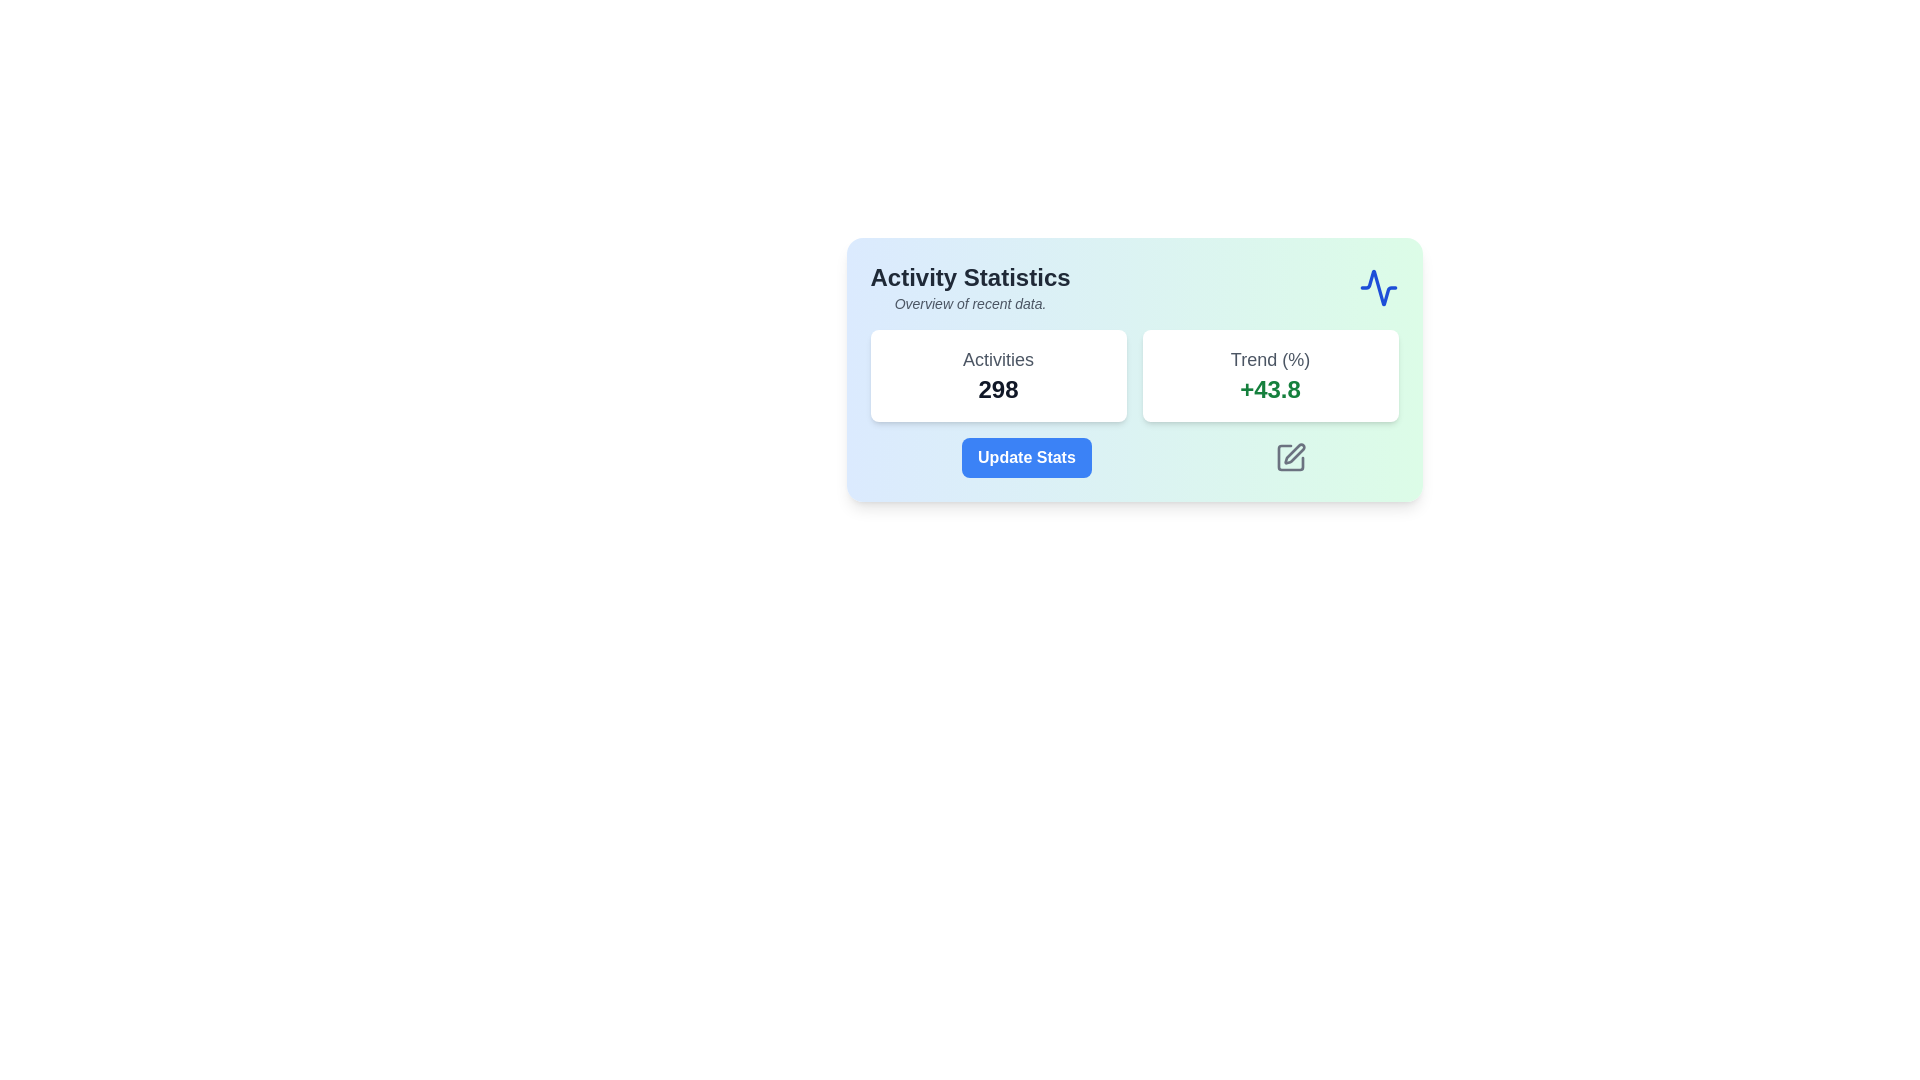  Describe the element at coordinates (1377, 288) in the screenshot. I see `the stylized wave or signal graph icon, which is blue against a light green background, located in the top right corner of the card interface` at that location.